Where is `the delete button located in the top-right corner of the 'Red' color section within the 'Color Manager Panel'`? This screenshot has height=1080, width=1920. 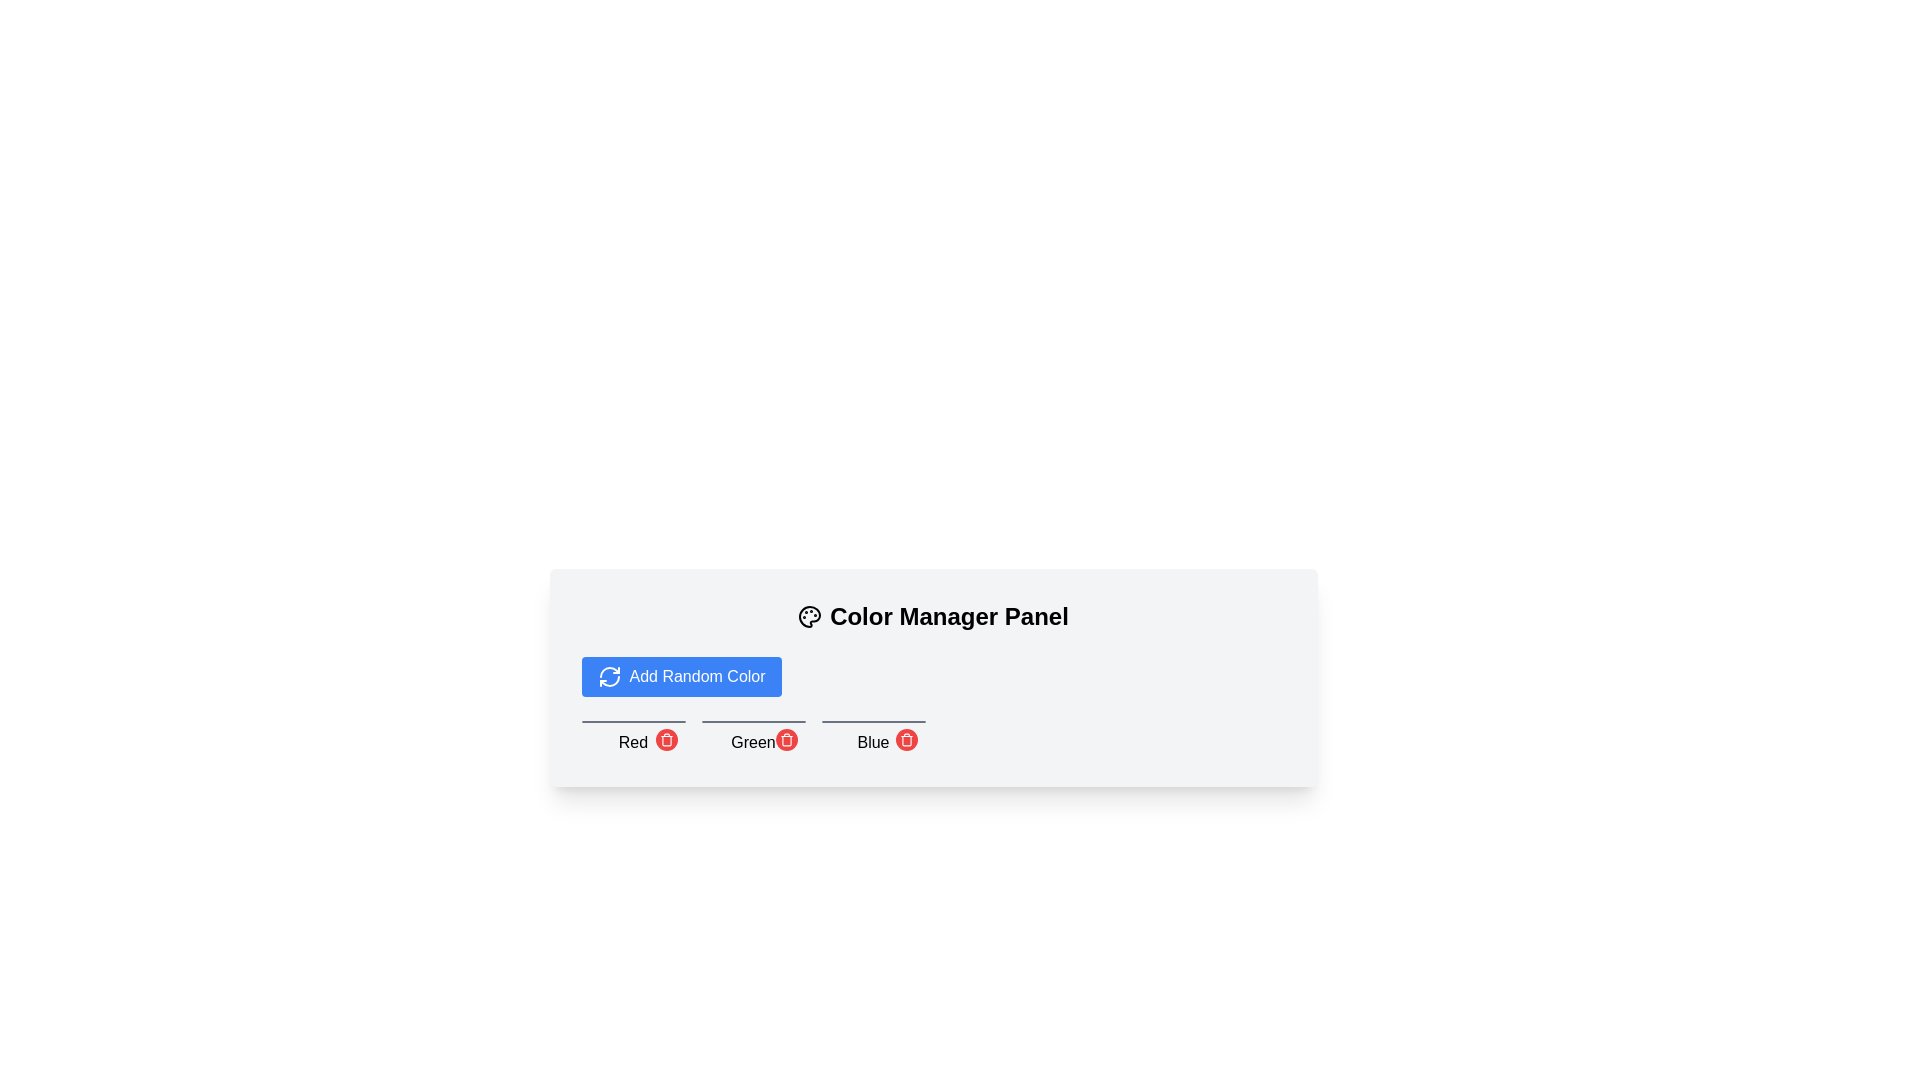 the delete button located in the top-right corner of the 'Red' color section within the 'Color Manager Panel' is located at coordinates (666, 740).